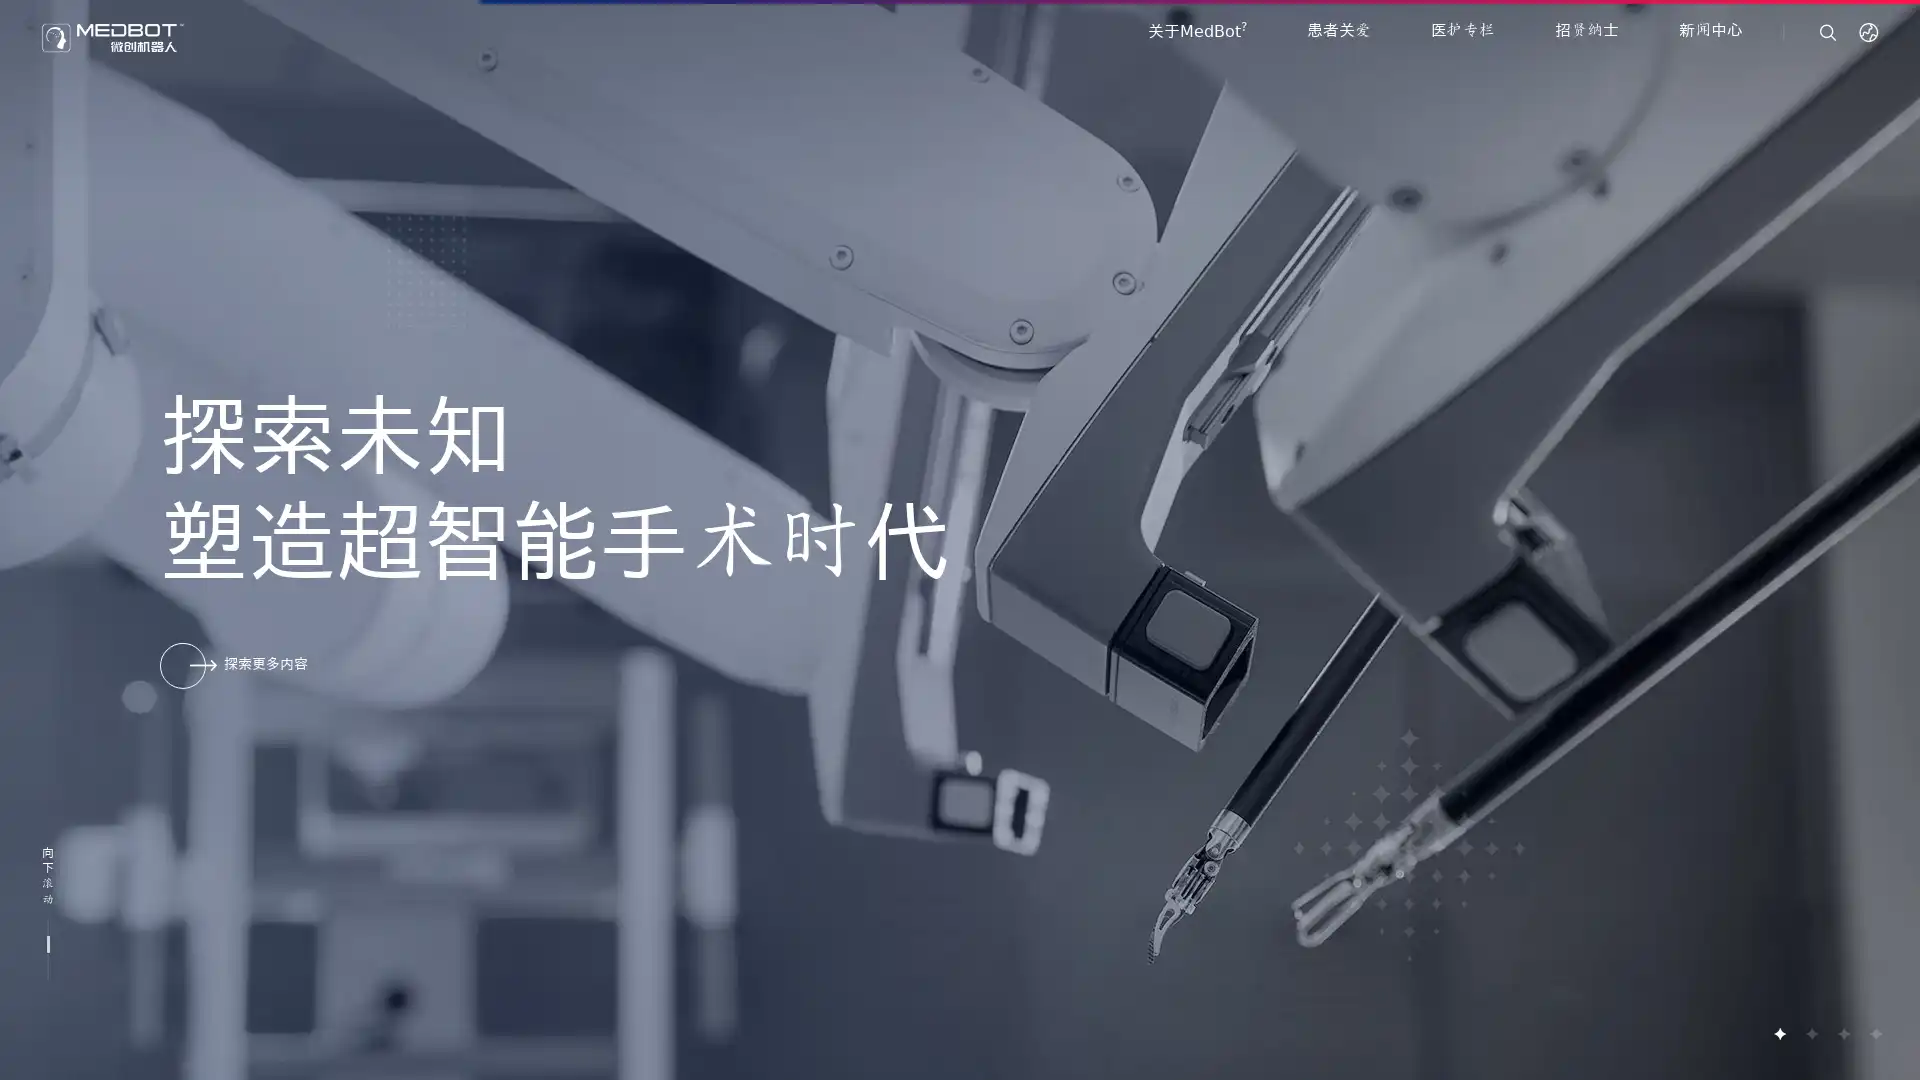 This screenshot has height=1080, width=1920. I want to click on Go to slide 2, so click(1810, 1033).